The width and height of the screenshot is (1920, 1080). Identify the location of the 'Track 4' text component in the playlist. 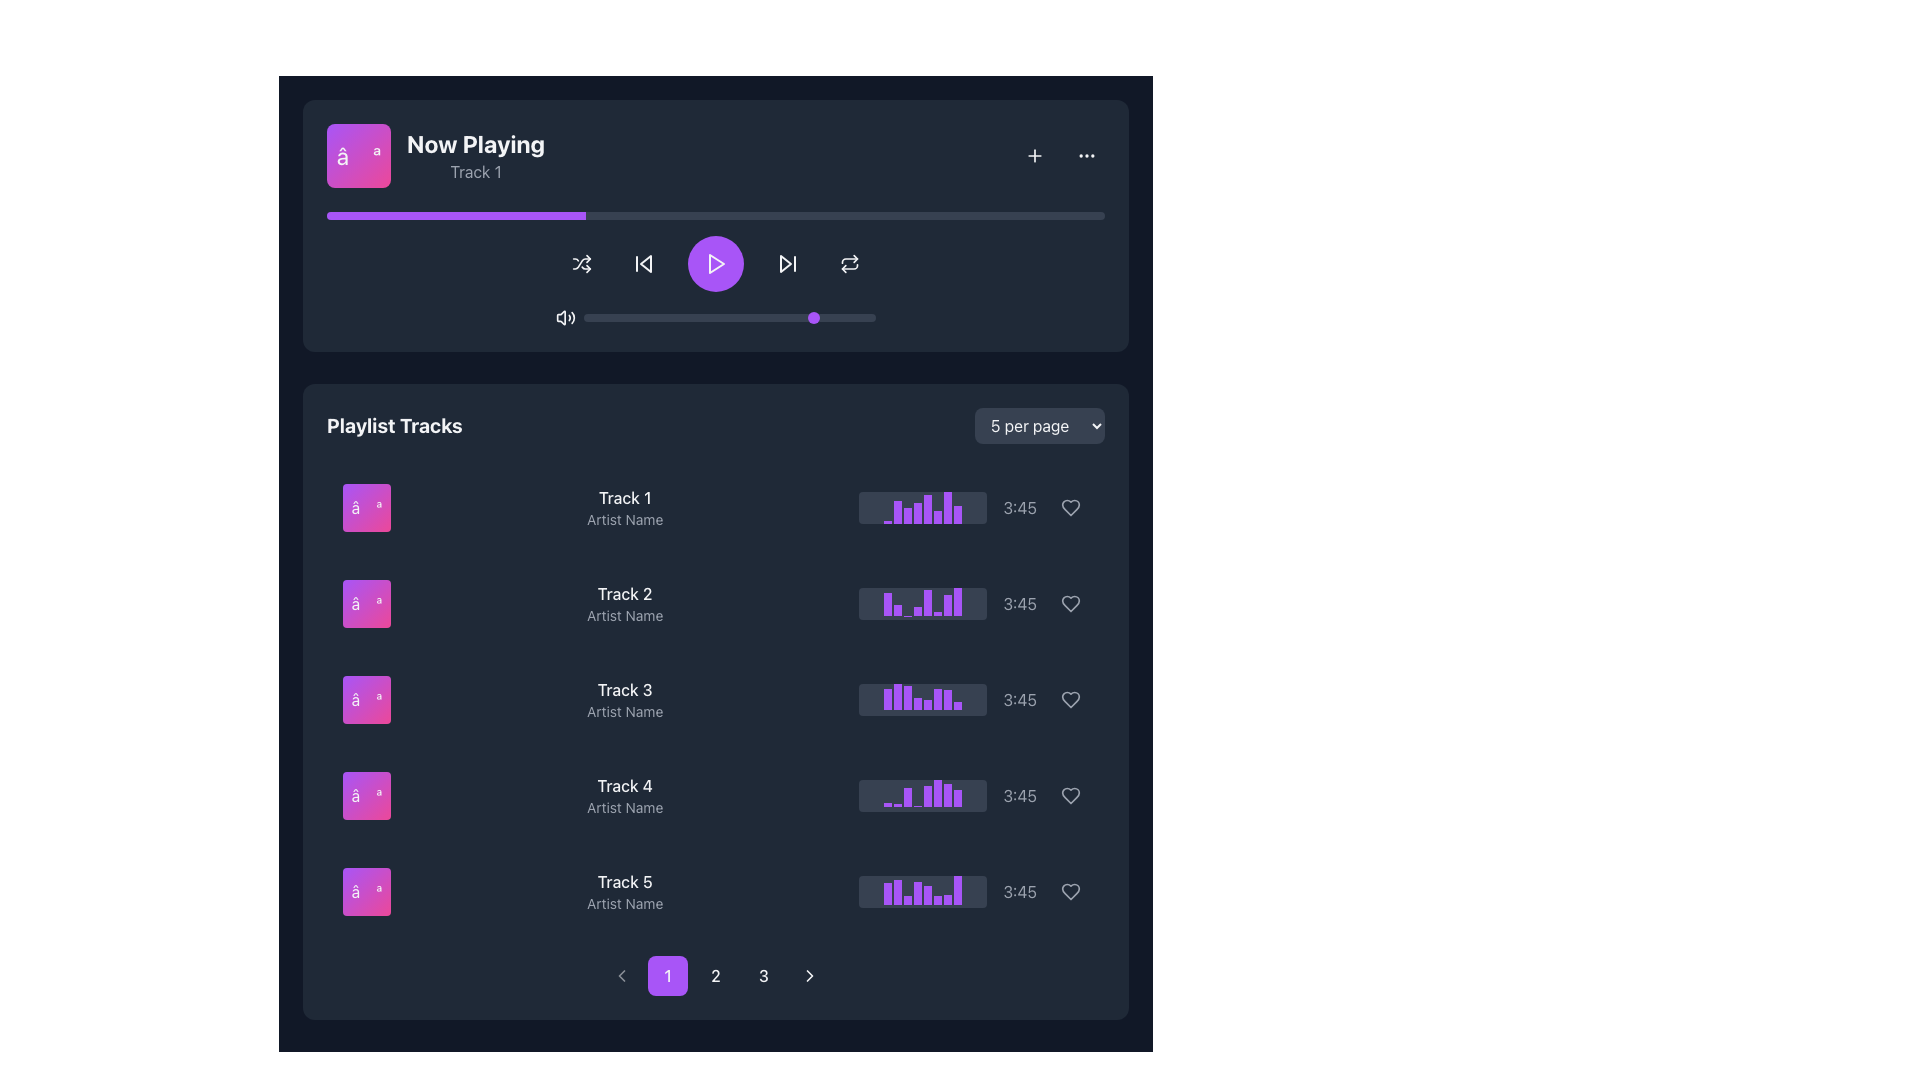
(623, 794).